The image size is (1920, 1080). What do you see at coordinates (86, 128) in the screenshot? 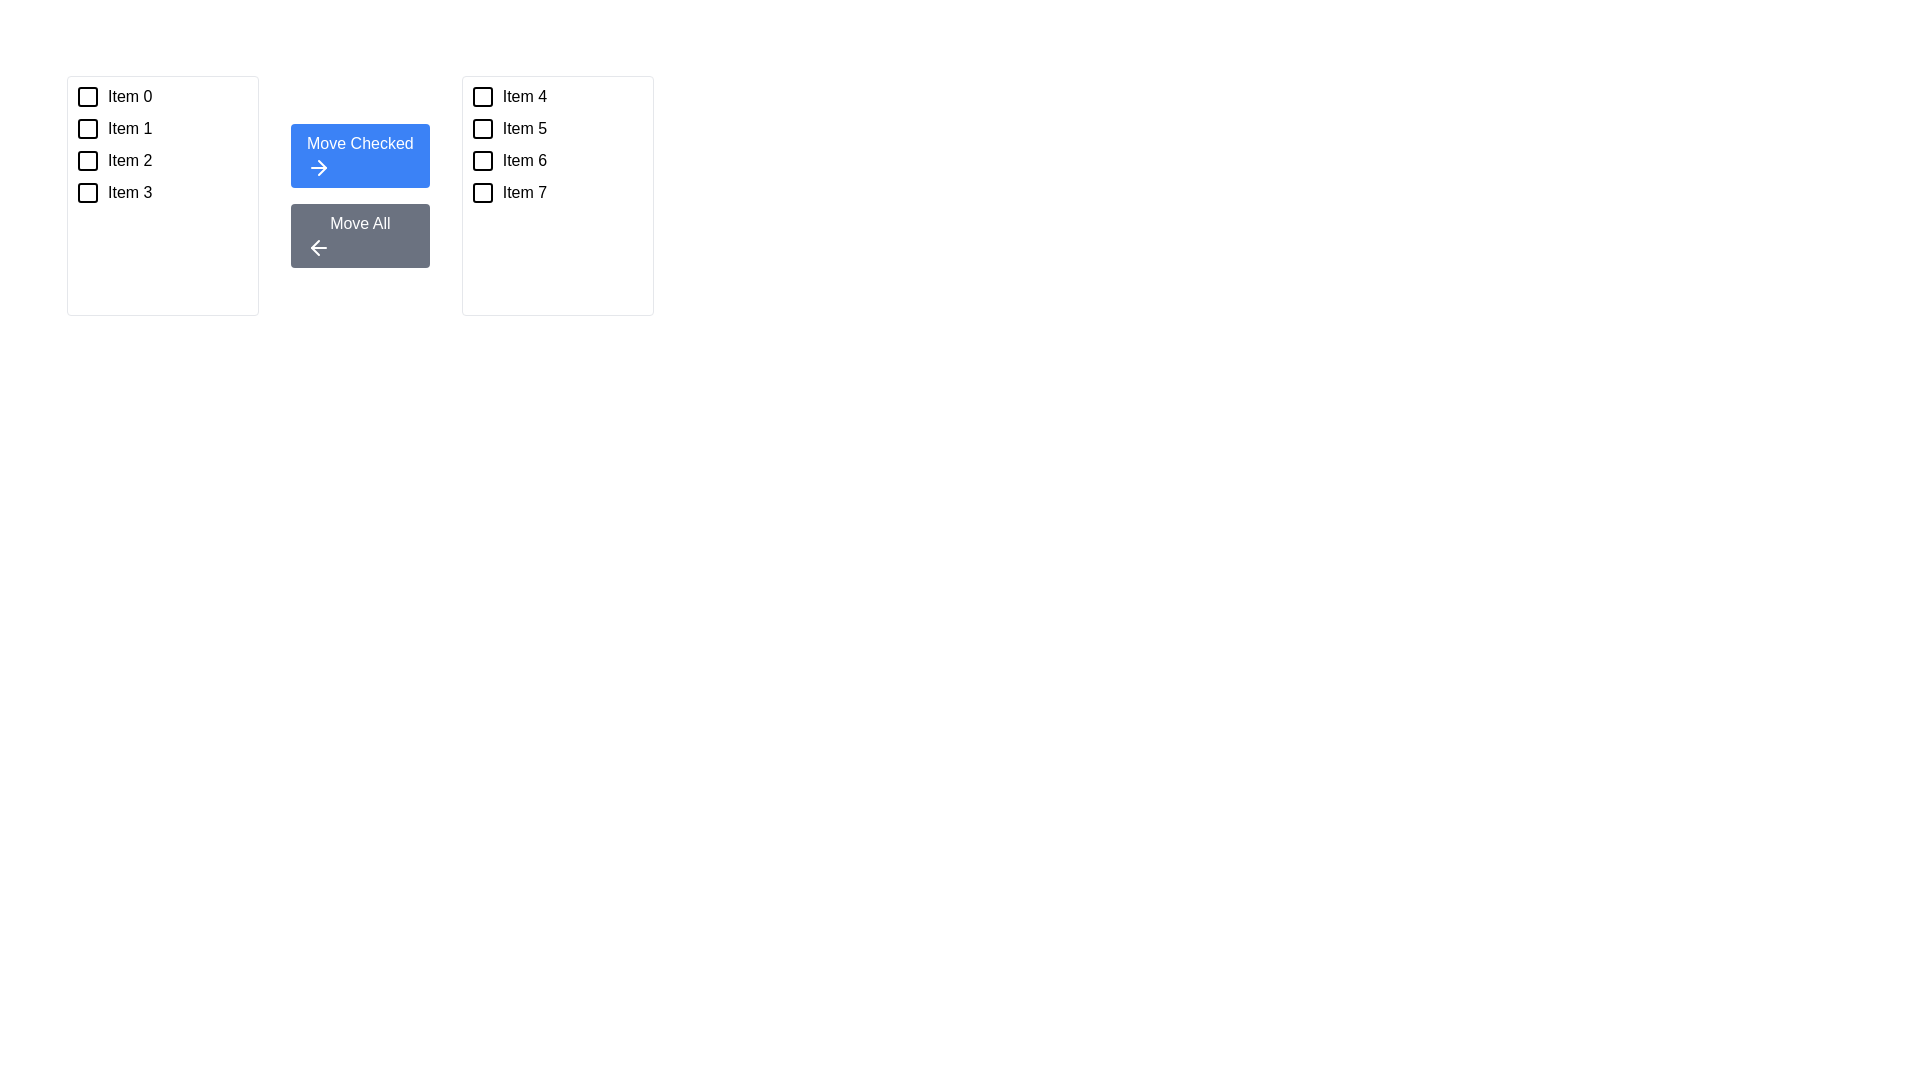
I see `the first checkbox next to the label 'Item 1'` at bounding box center [86, 128].